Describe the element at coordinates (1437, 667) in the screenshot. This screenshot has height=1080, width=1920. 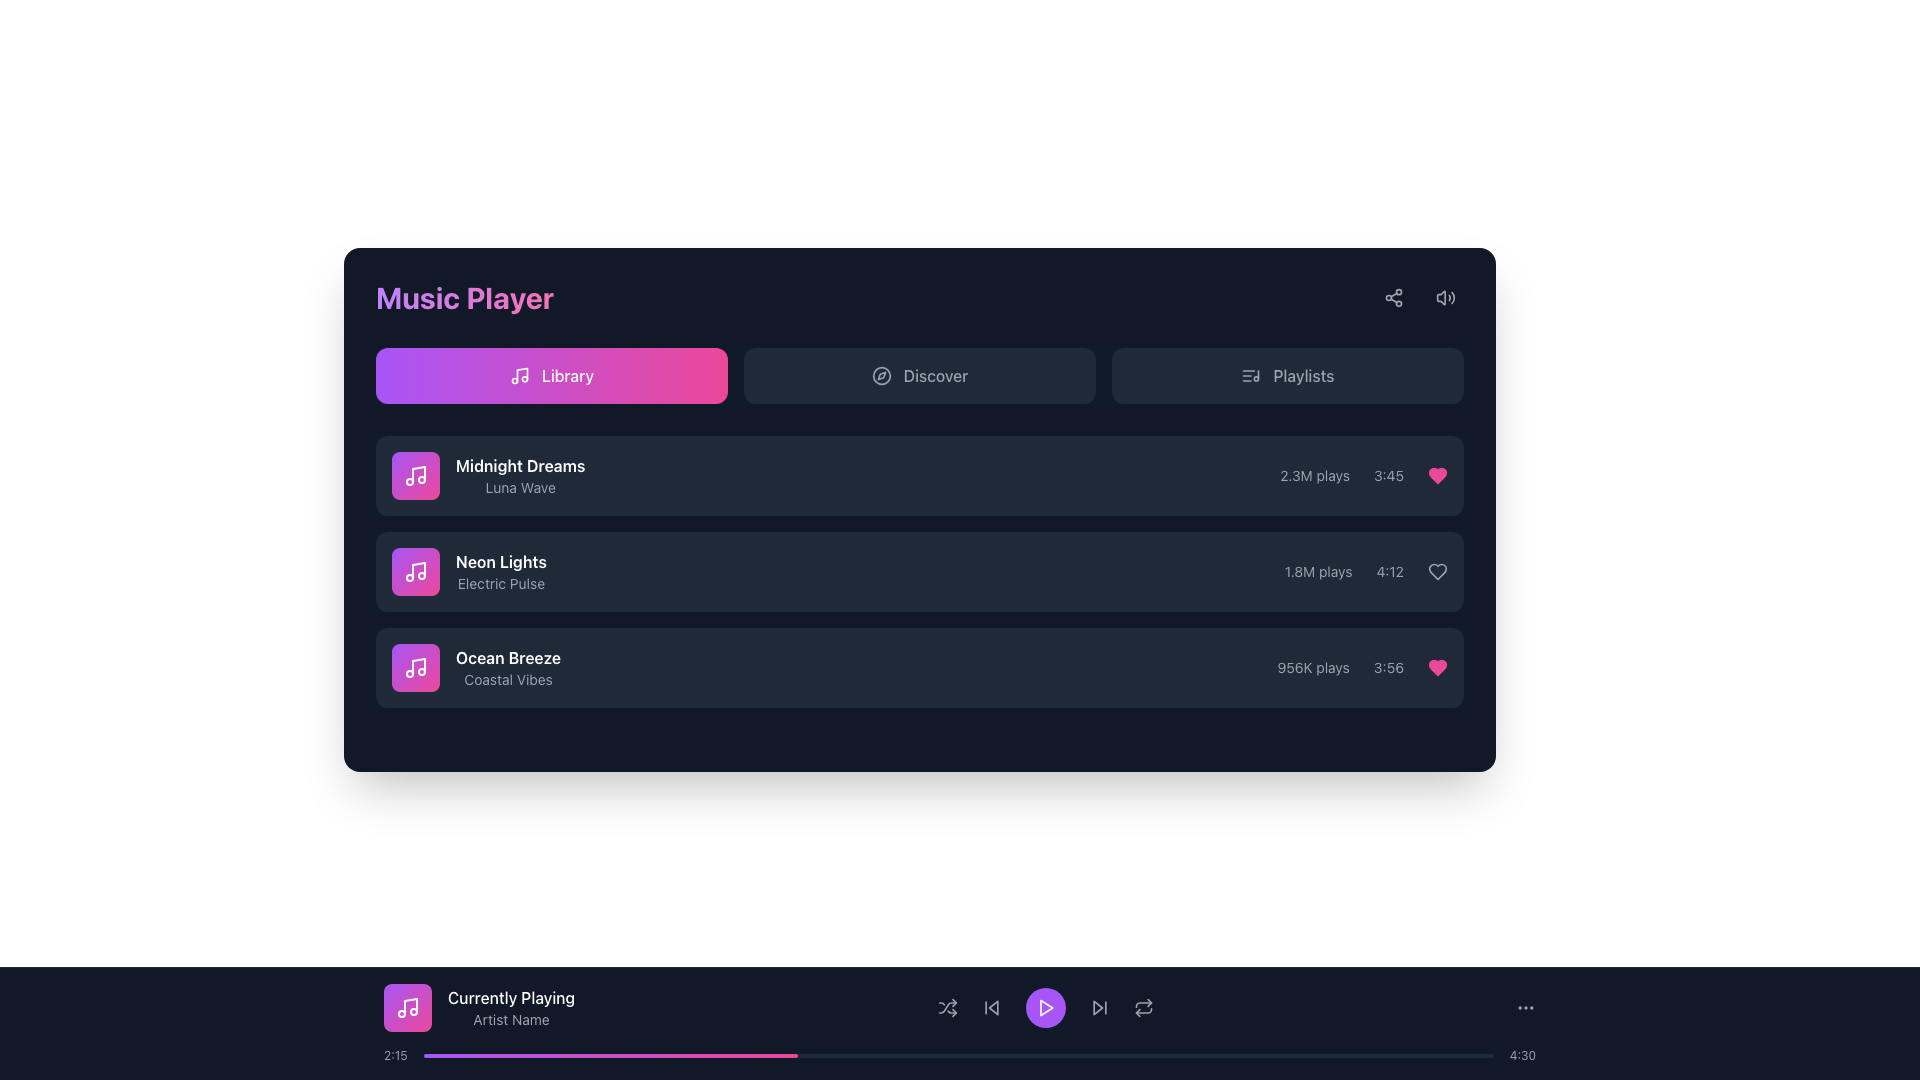
I see `the like button for the song 'Ocean Breeze', located in the third row of the music list table` at that location.